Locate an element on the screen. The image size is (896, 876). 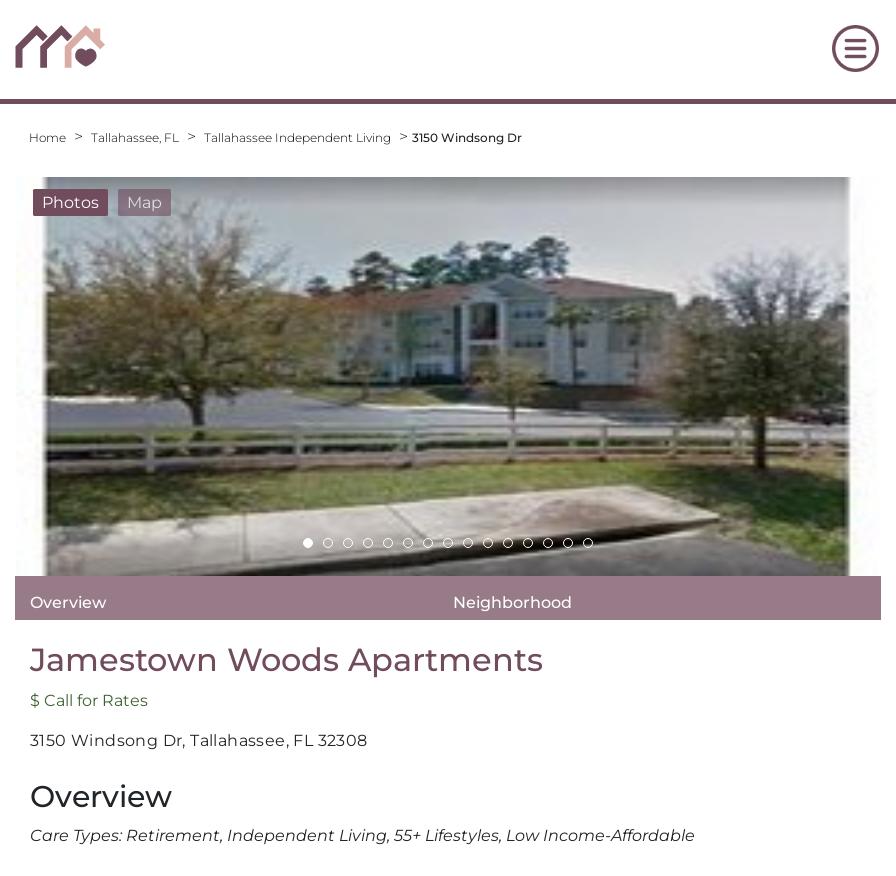
'Tallahassee, FL' is located at coordinates (135, 136).